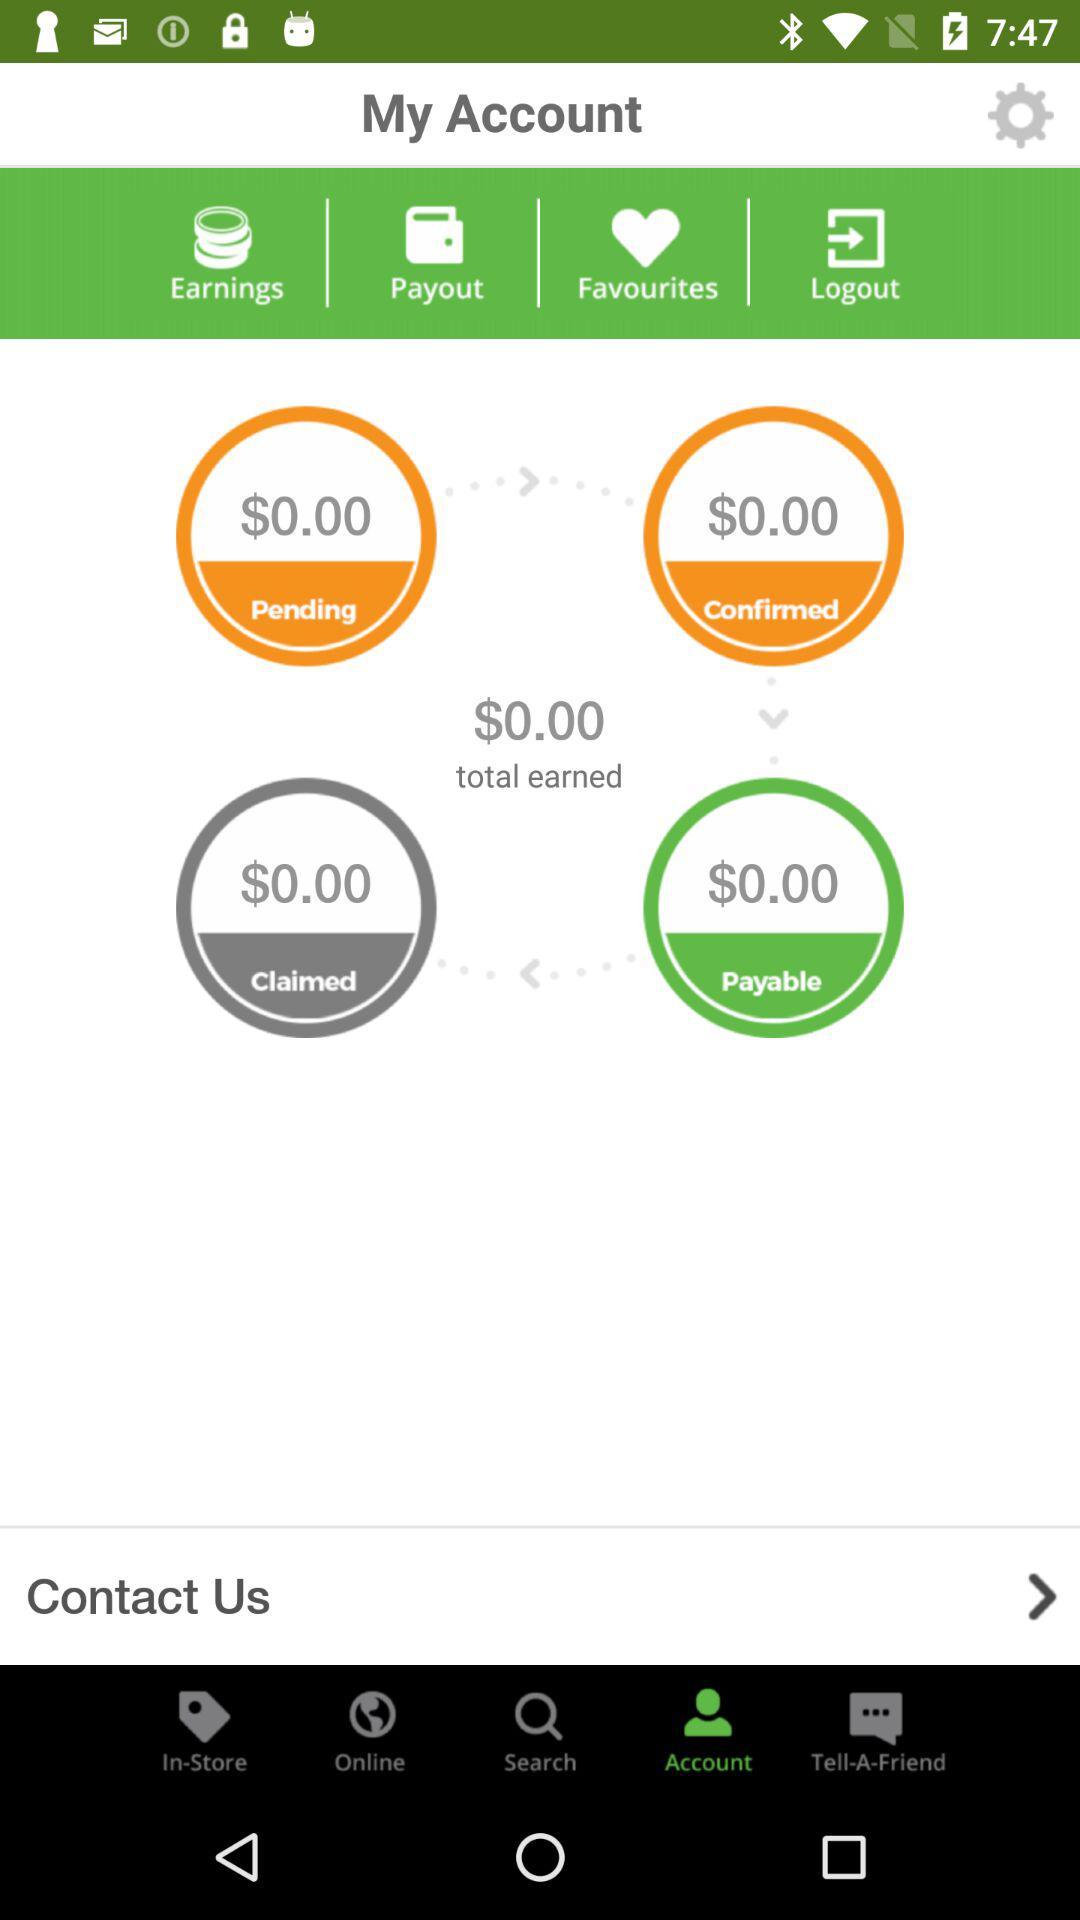 The width and height of the screenshot is (1080, 1920). What do you see at coordinates (371, 1728) in the screenshot?
I see `check online` at bounding box center [371, 1728].